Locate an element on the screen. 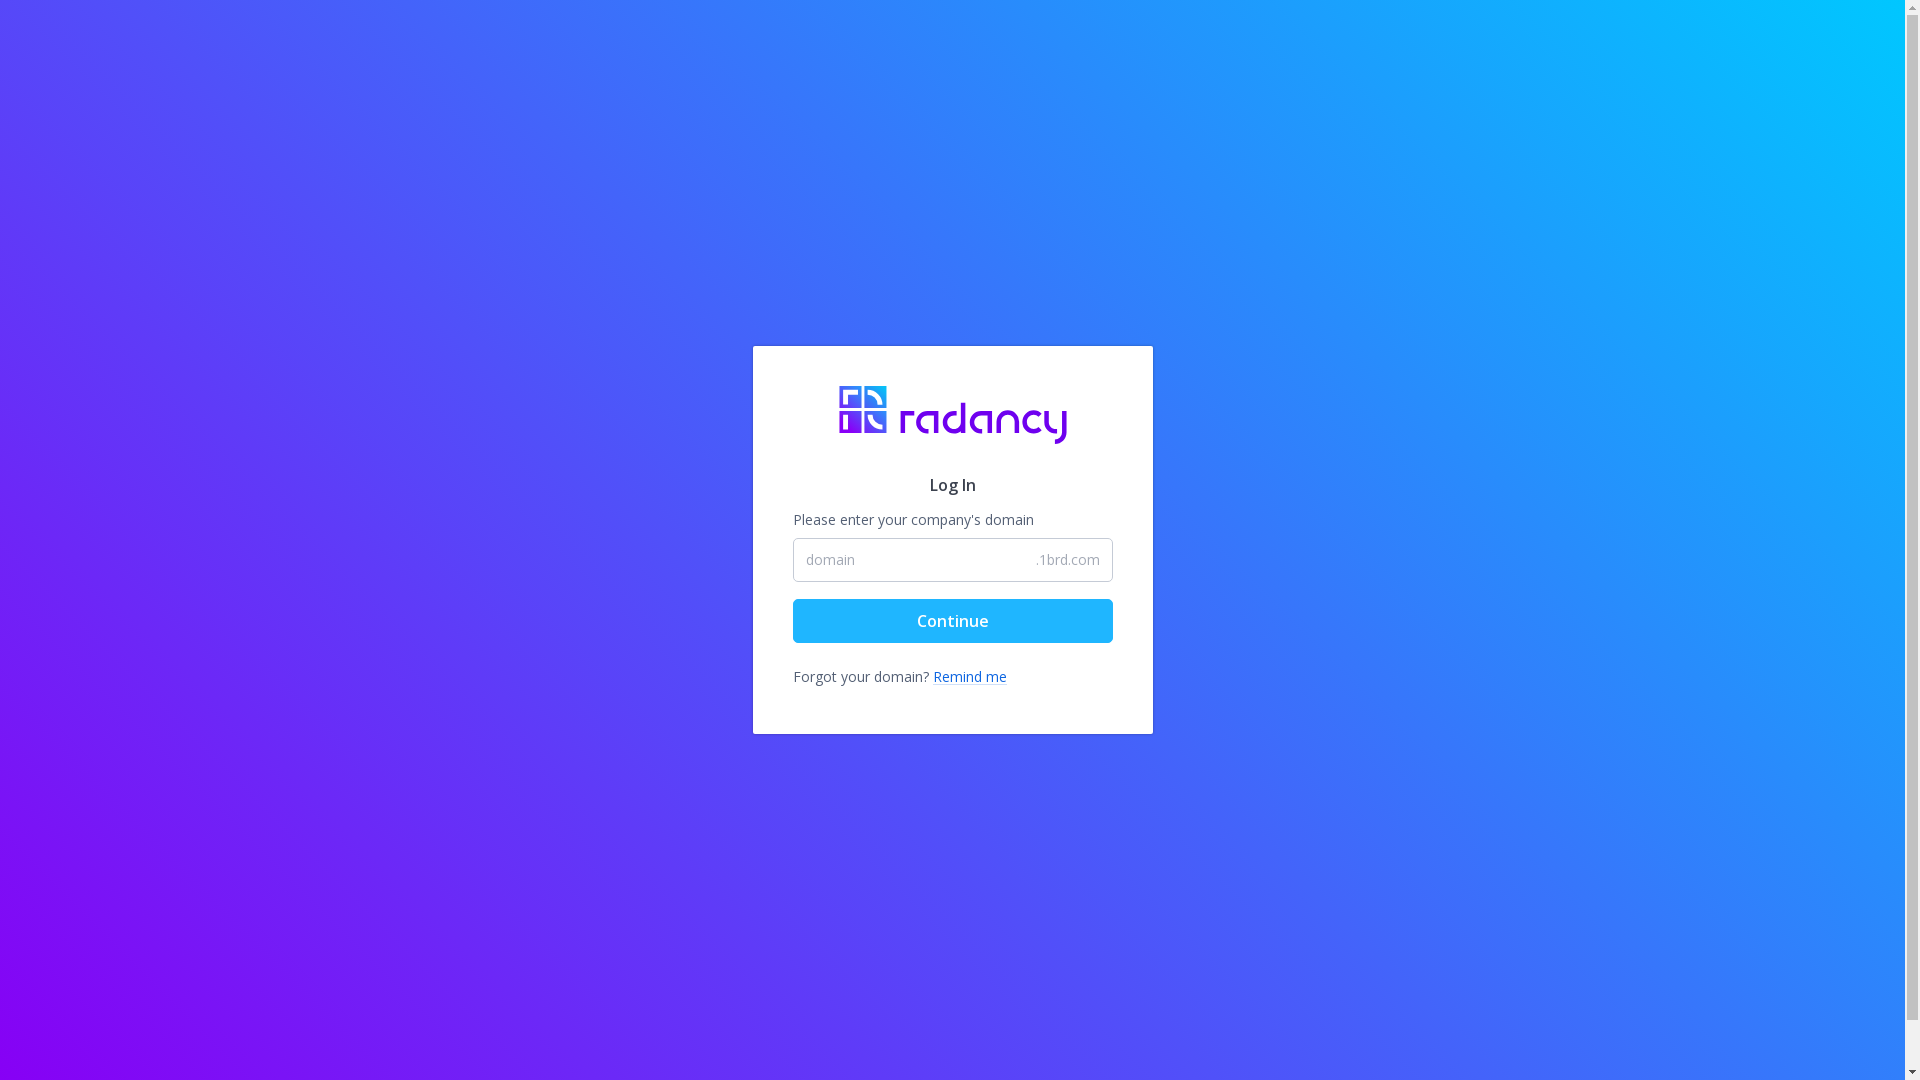 This screenshot has width=1920, height=1080. 'Continue' is located at coordinates (950, 620).